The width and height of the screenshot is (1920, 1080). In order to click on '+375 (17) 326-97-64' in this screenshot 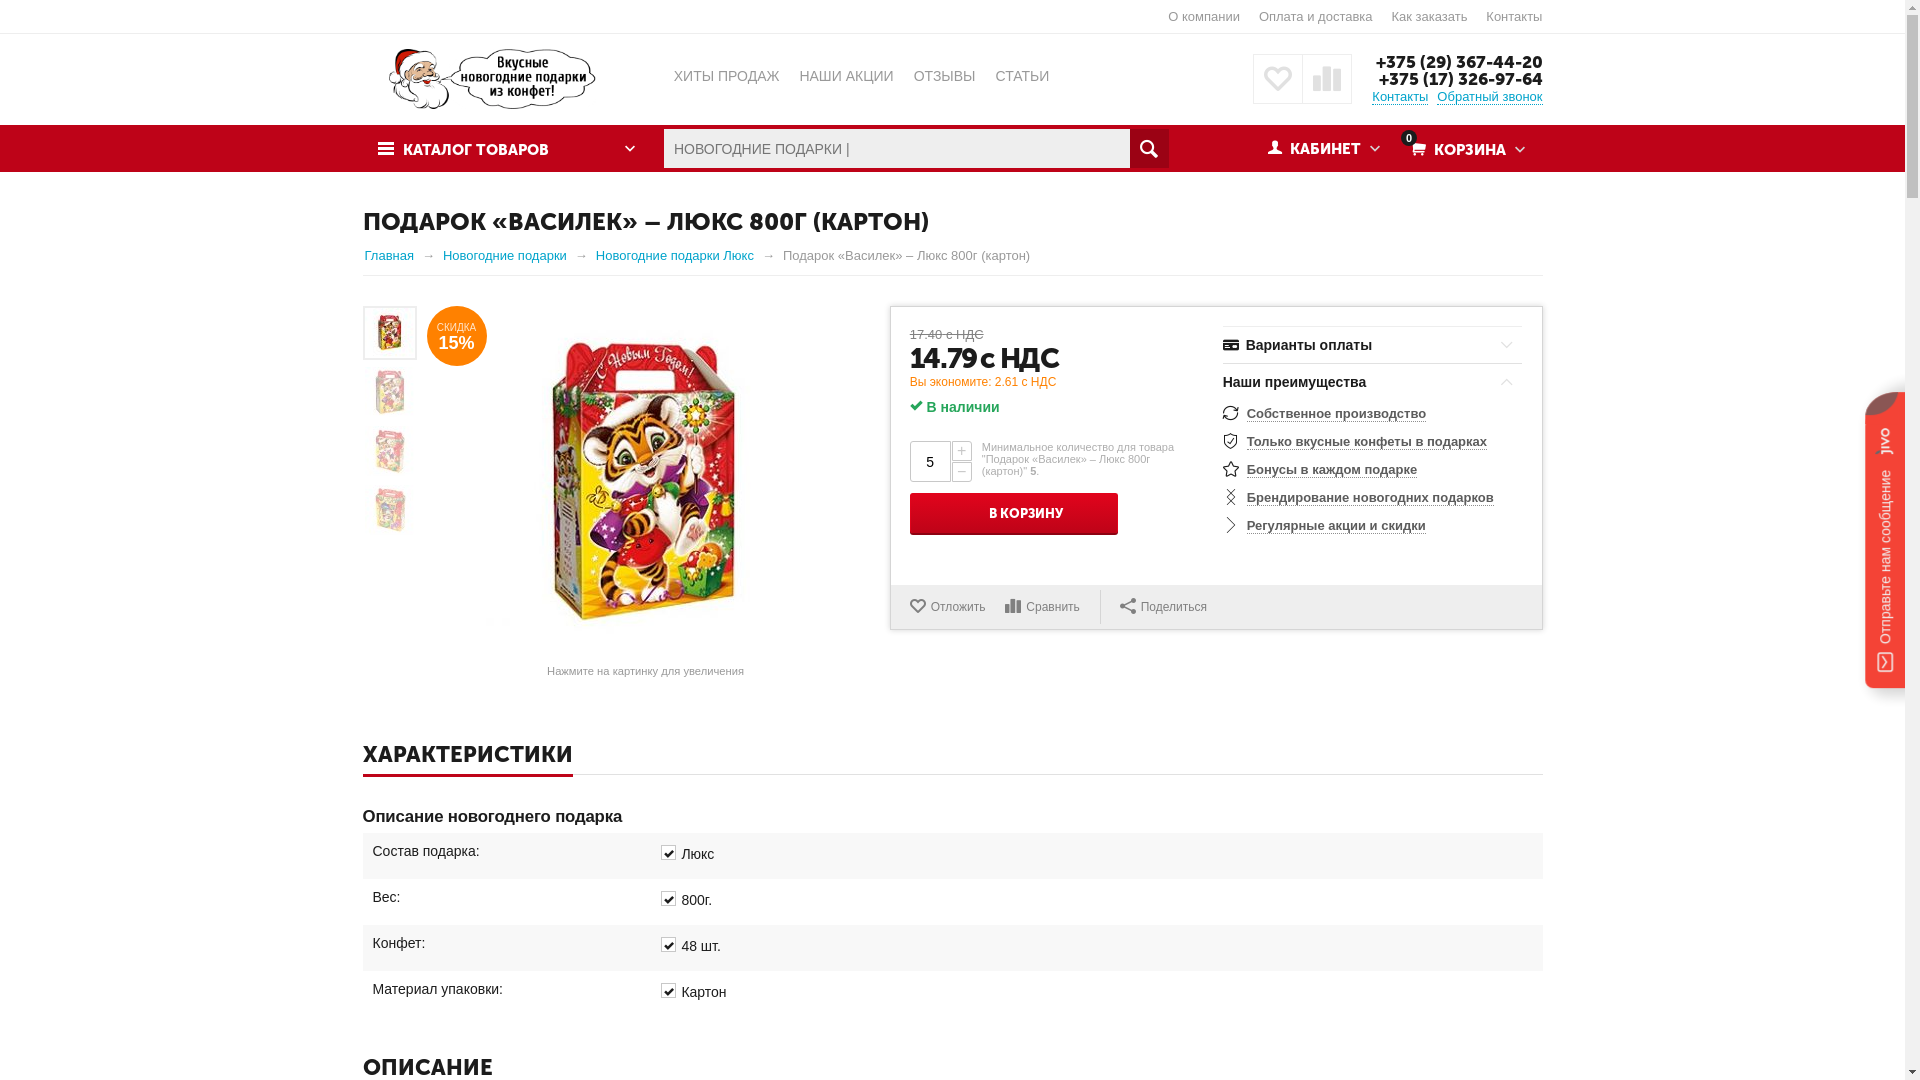, I will do `click(1459, 77)`.